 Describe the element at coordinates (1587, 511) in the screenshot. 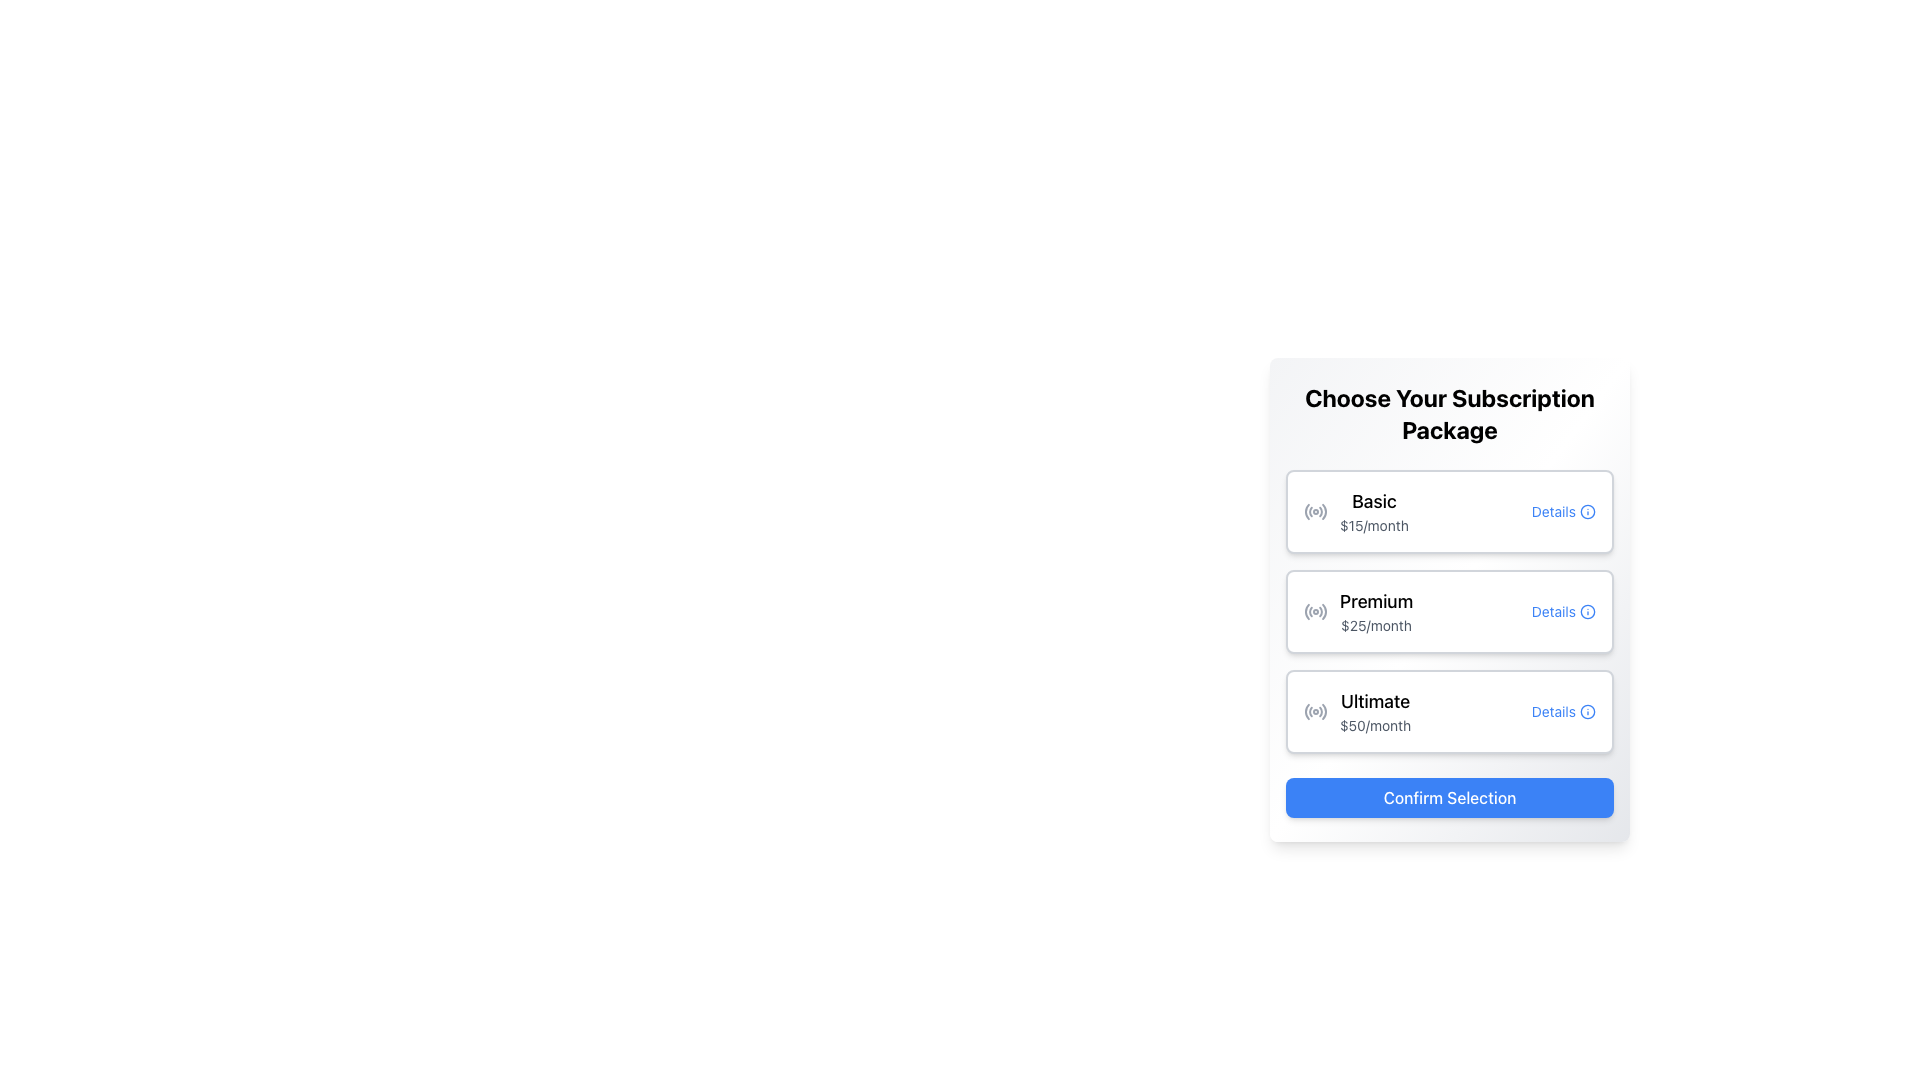

I see `the informational icon located to the right of the 'Details' label in the 'Basic' subscription package card` at that location.